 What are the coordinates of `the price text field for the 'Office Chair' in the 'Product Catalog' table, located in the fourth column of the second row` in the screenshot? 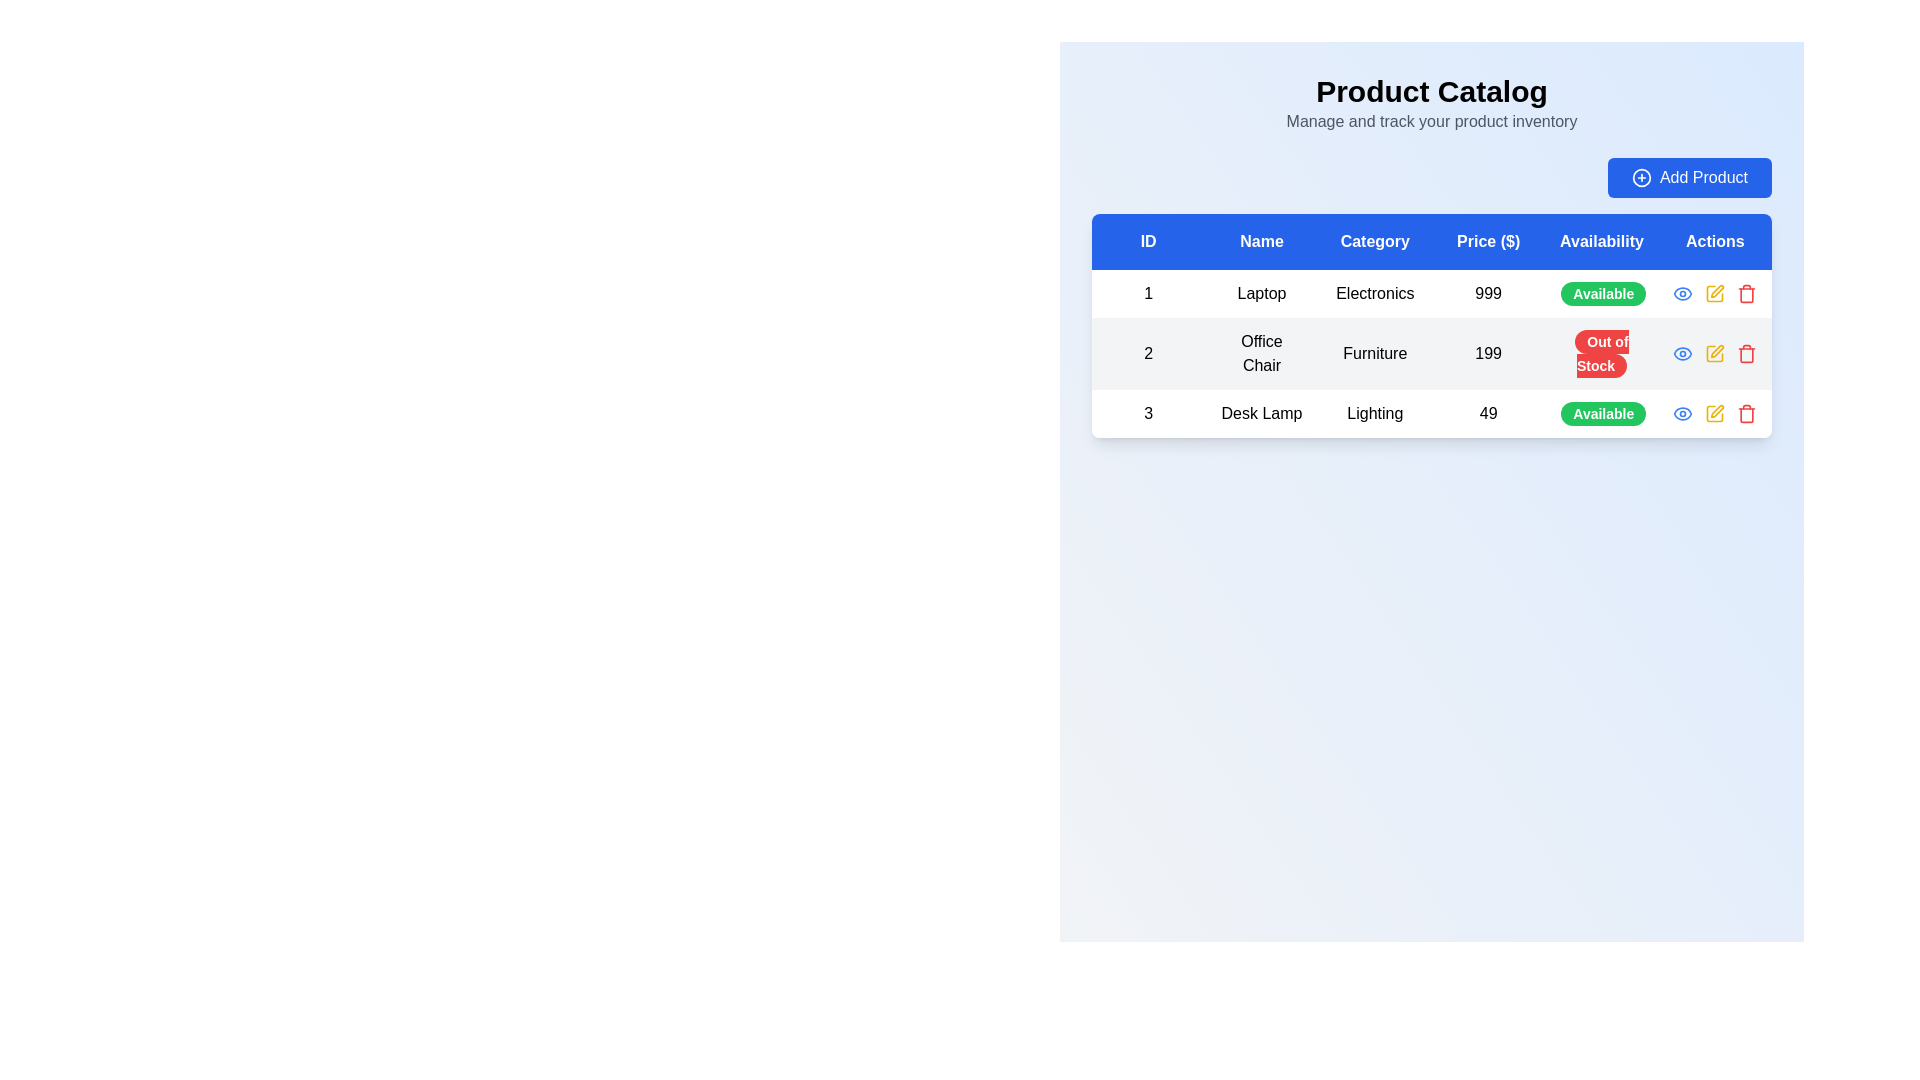 It's located at (1488, 353).